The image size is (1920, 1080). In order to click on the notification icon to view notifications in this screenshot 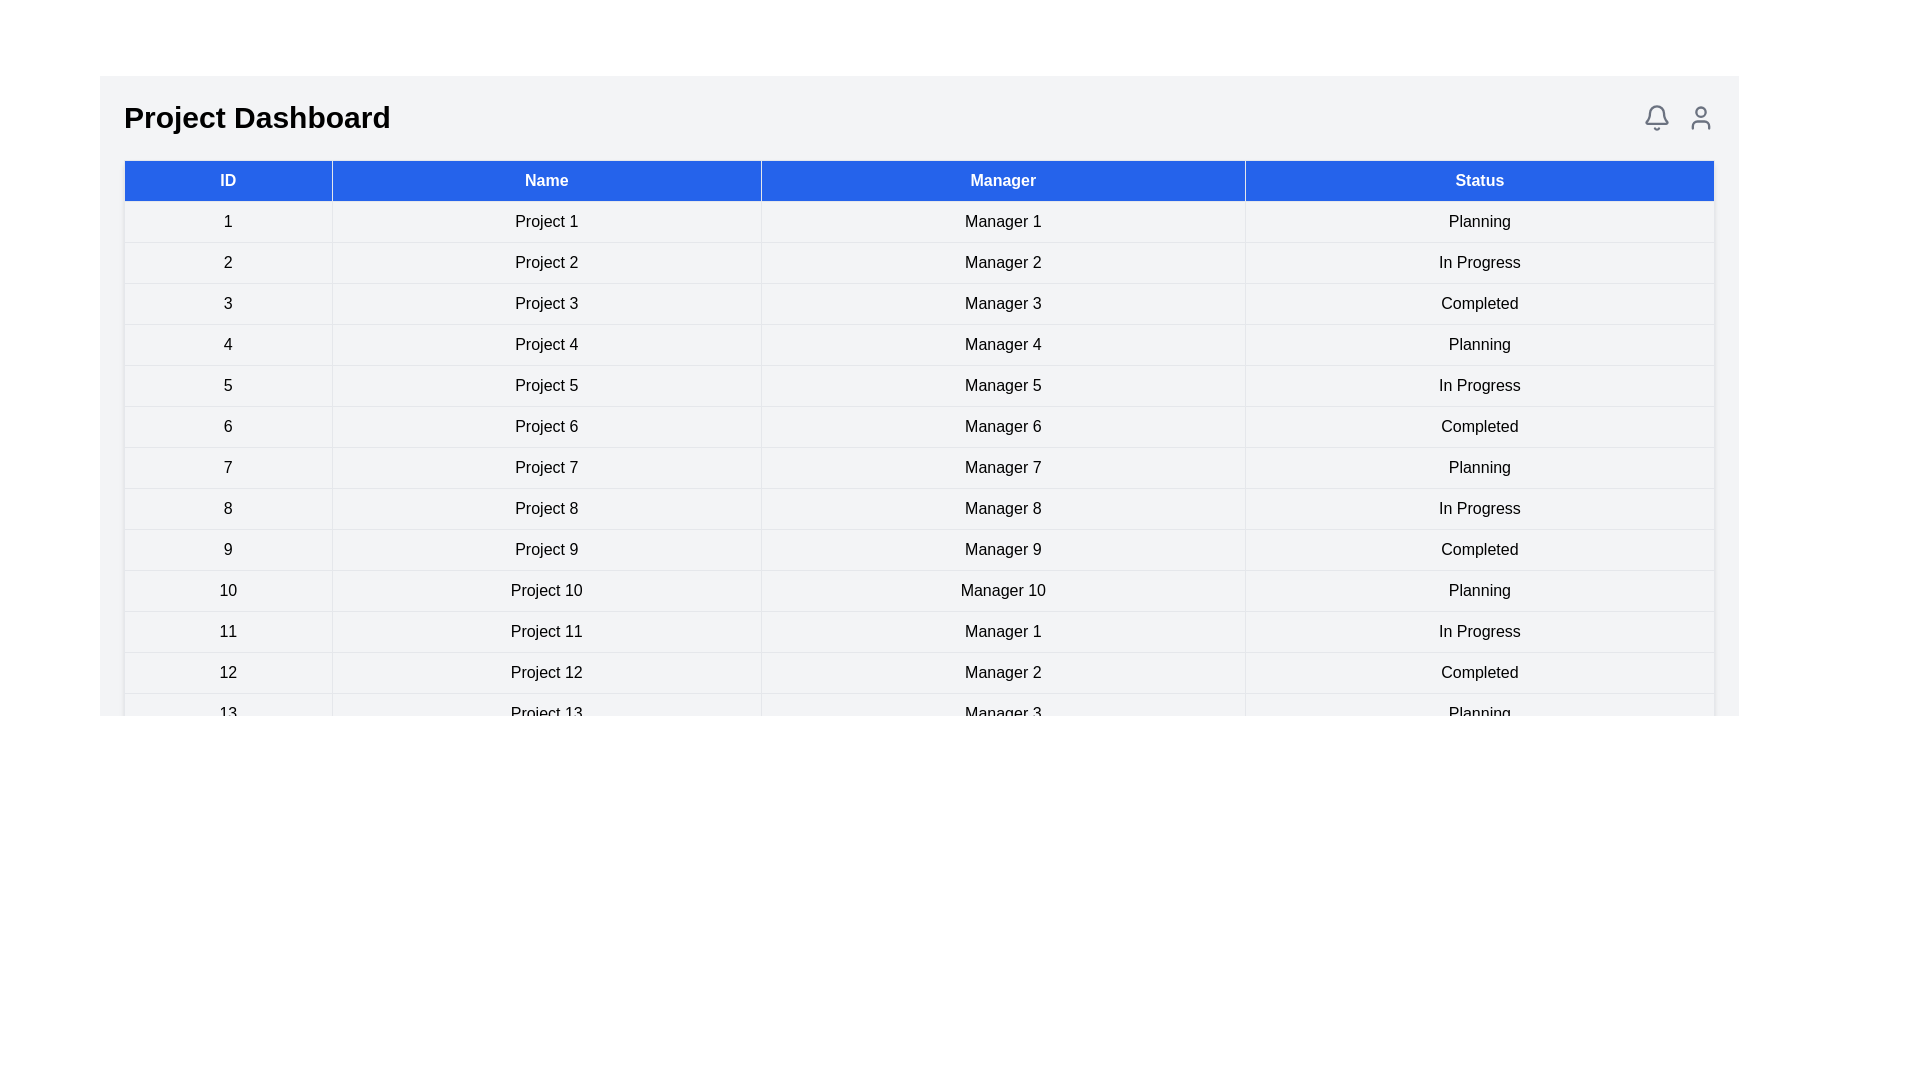, I will do `click(1656, 118)`.